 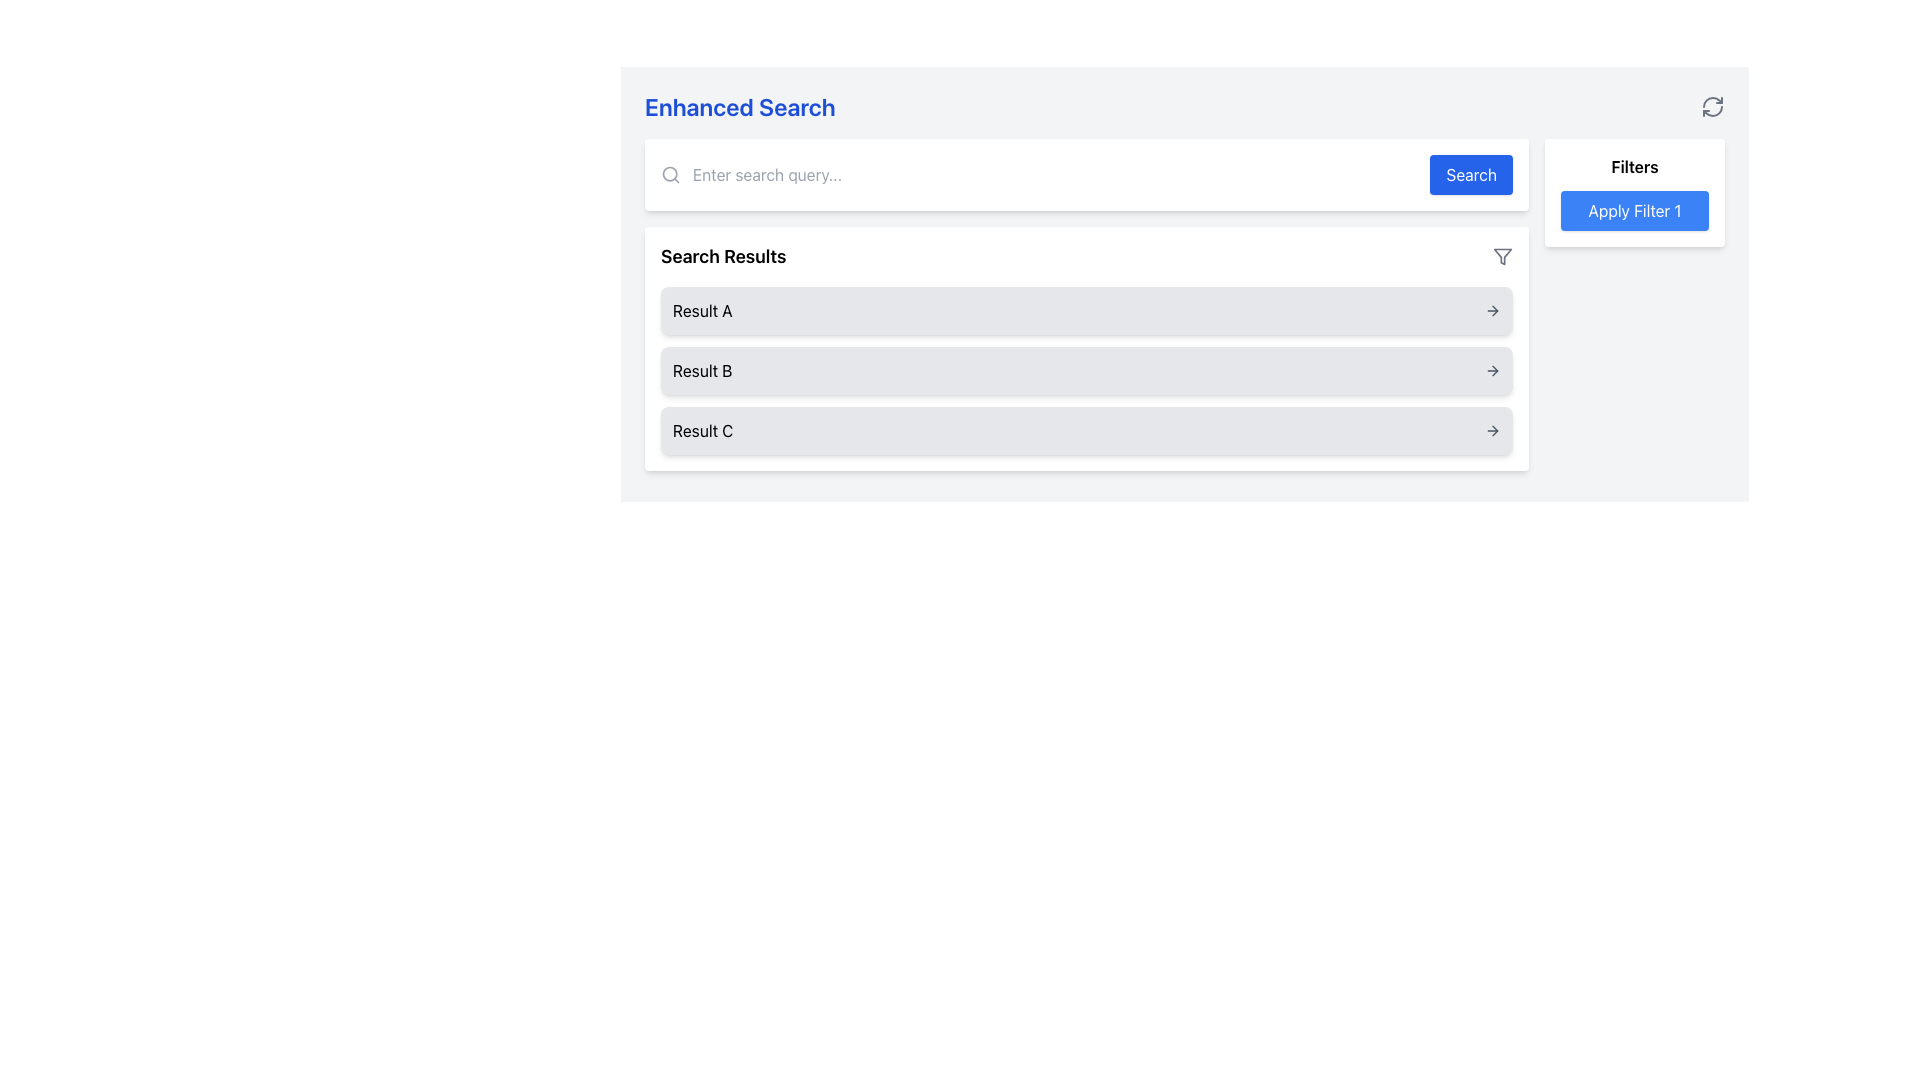 What do you see at coordinates (1502, 256) in the screenshot?
I see `the filter icon located to the far right of the 'Search Results' section title` at bounding box center [1502, 256].